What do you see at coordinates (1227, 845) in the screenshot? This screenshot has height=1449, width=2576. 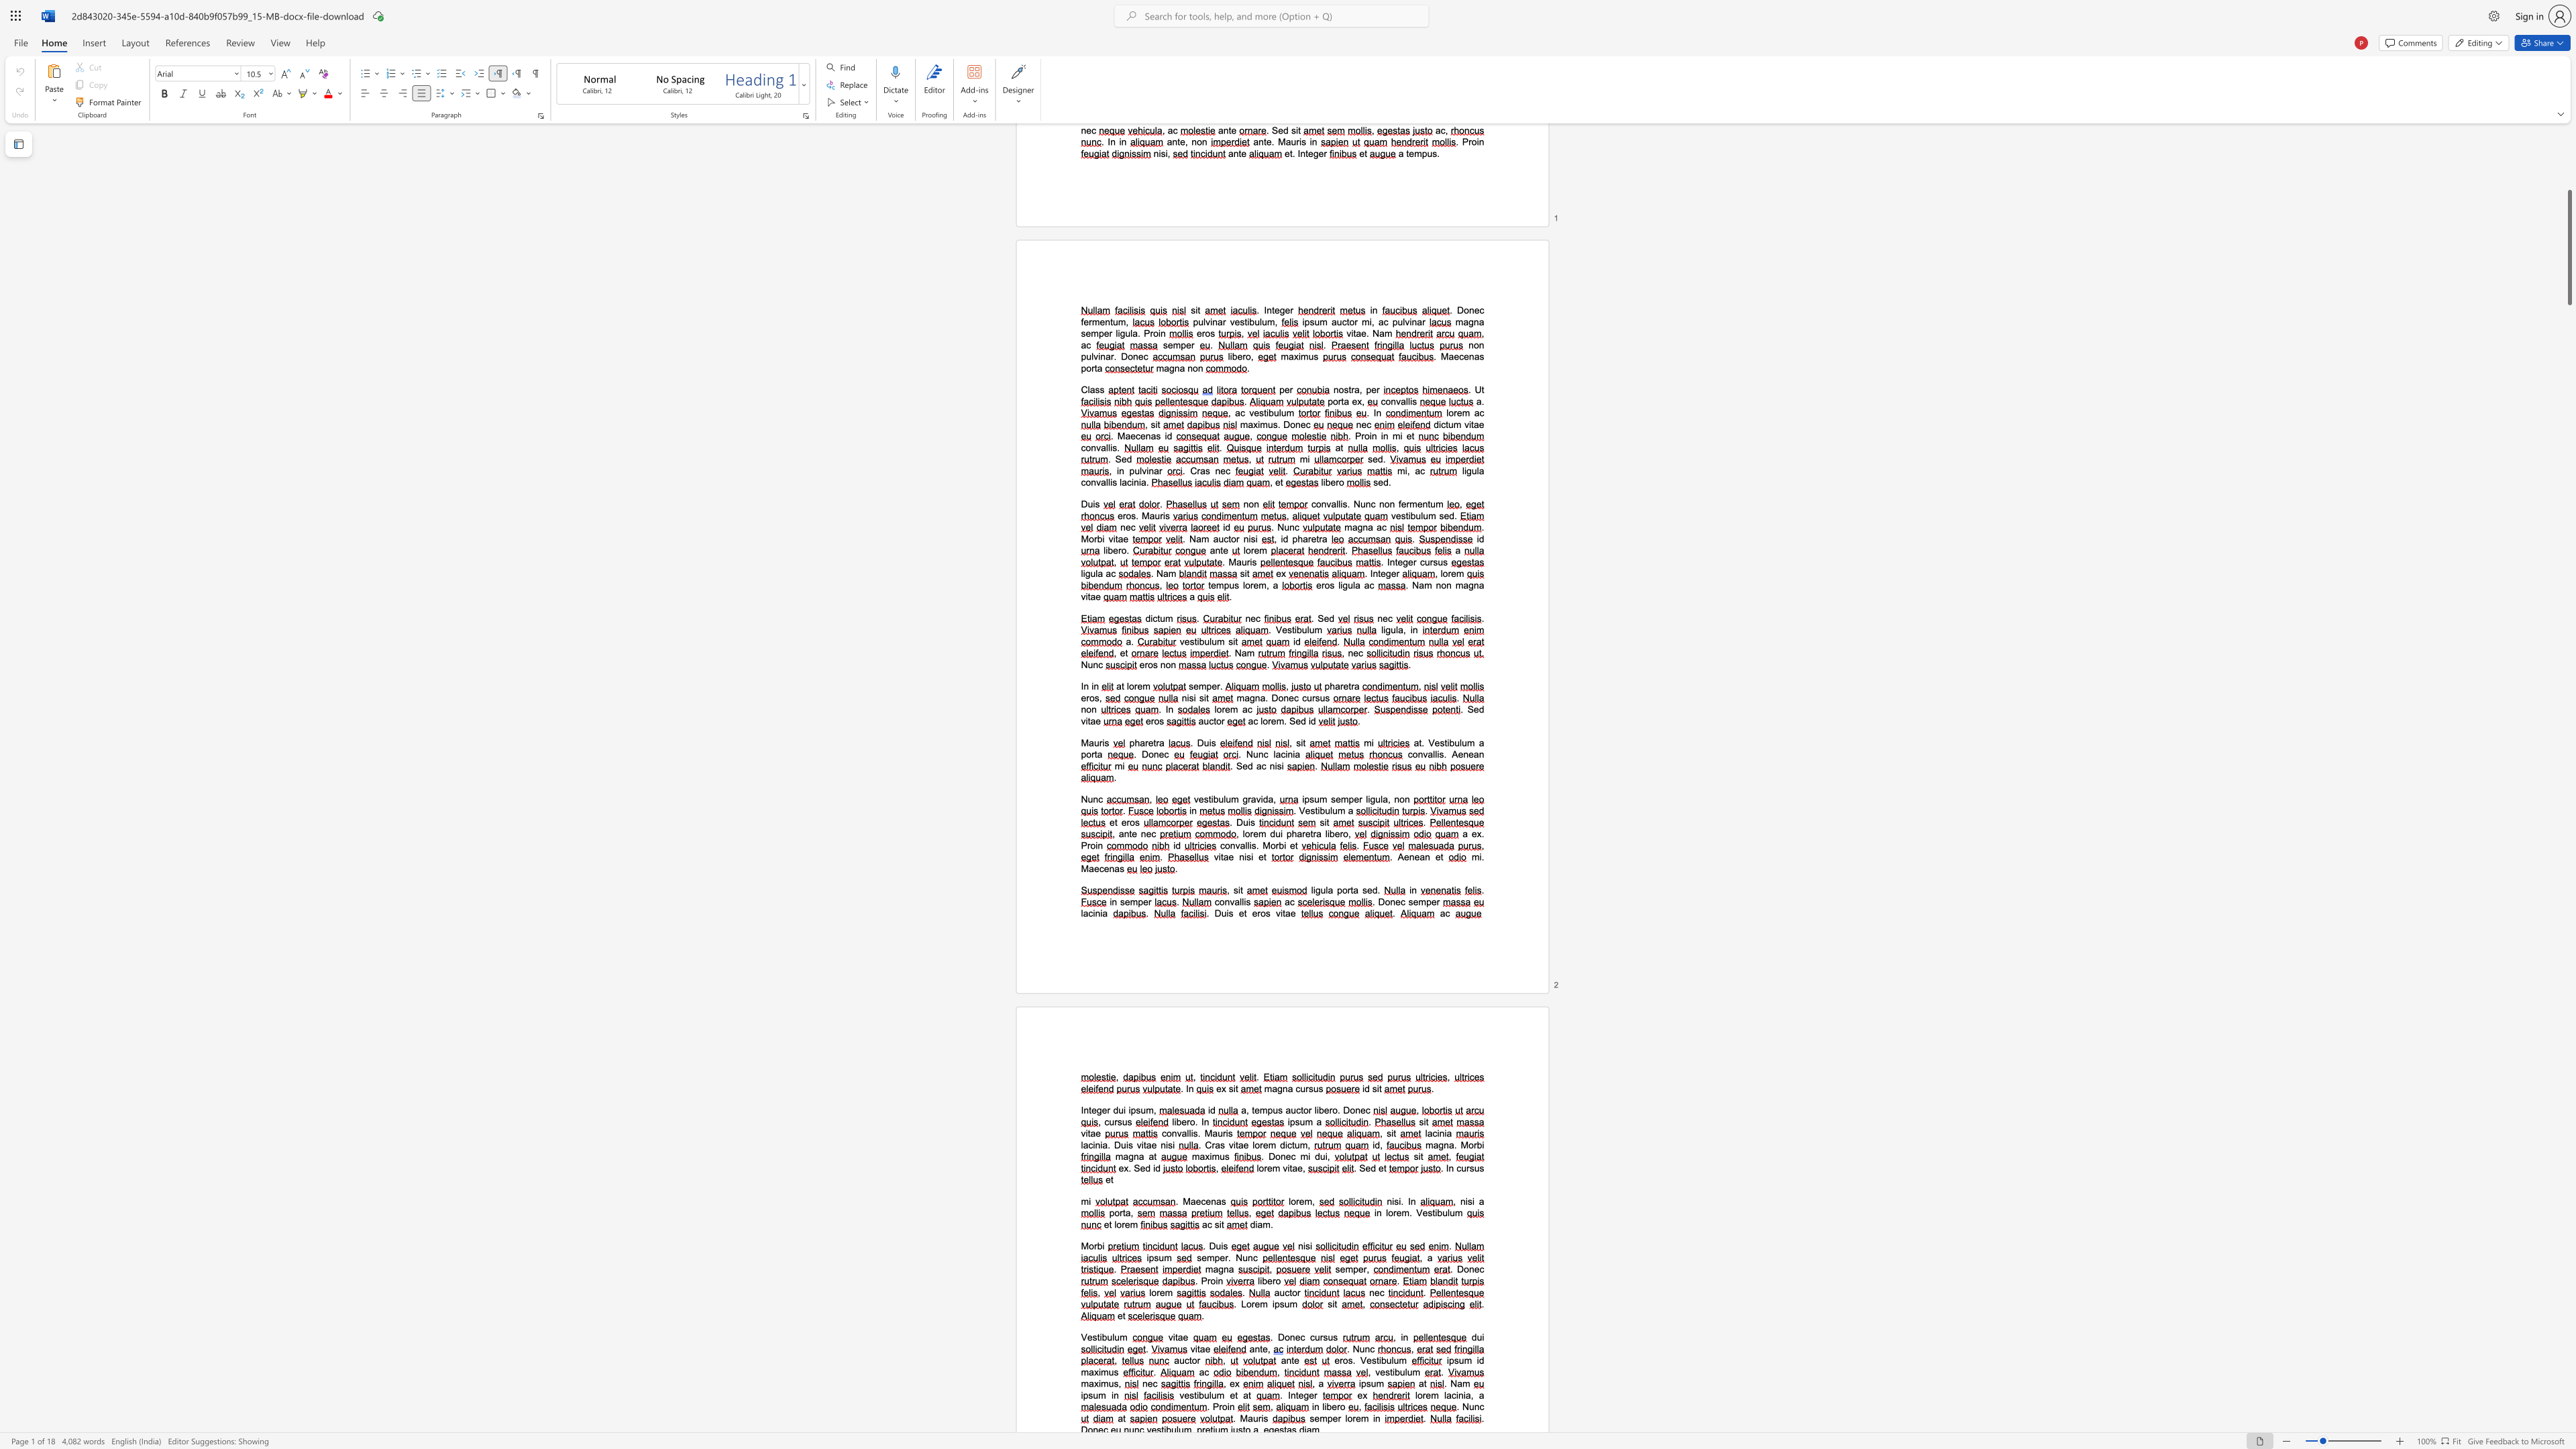 I see `the 1th character "o" in the text` at bounding box center [1227, 845].